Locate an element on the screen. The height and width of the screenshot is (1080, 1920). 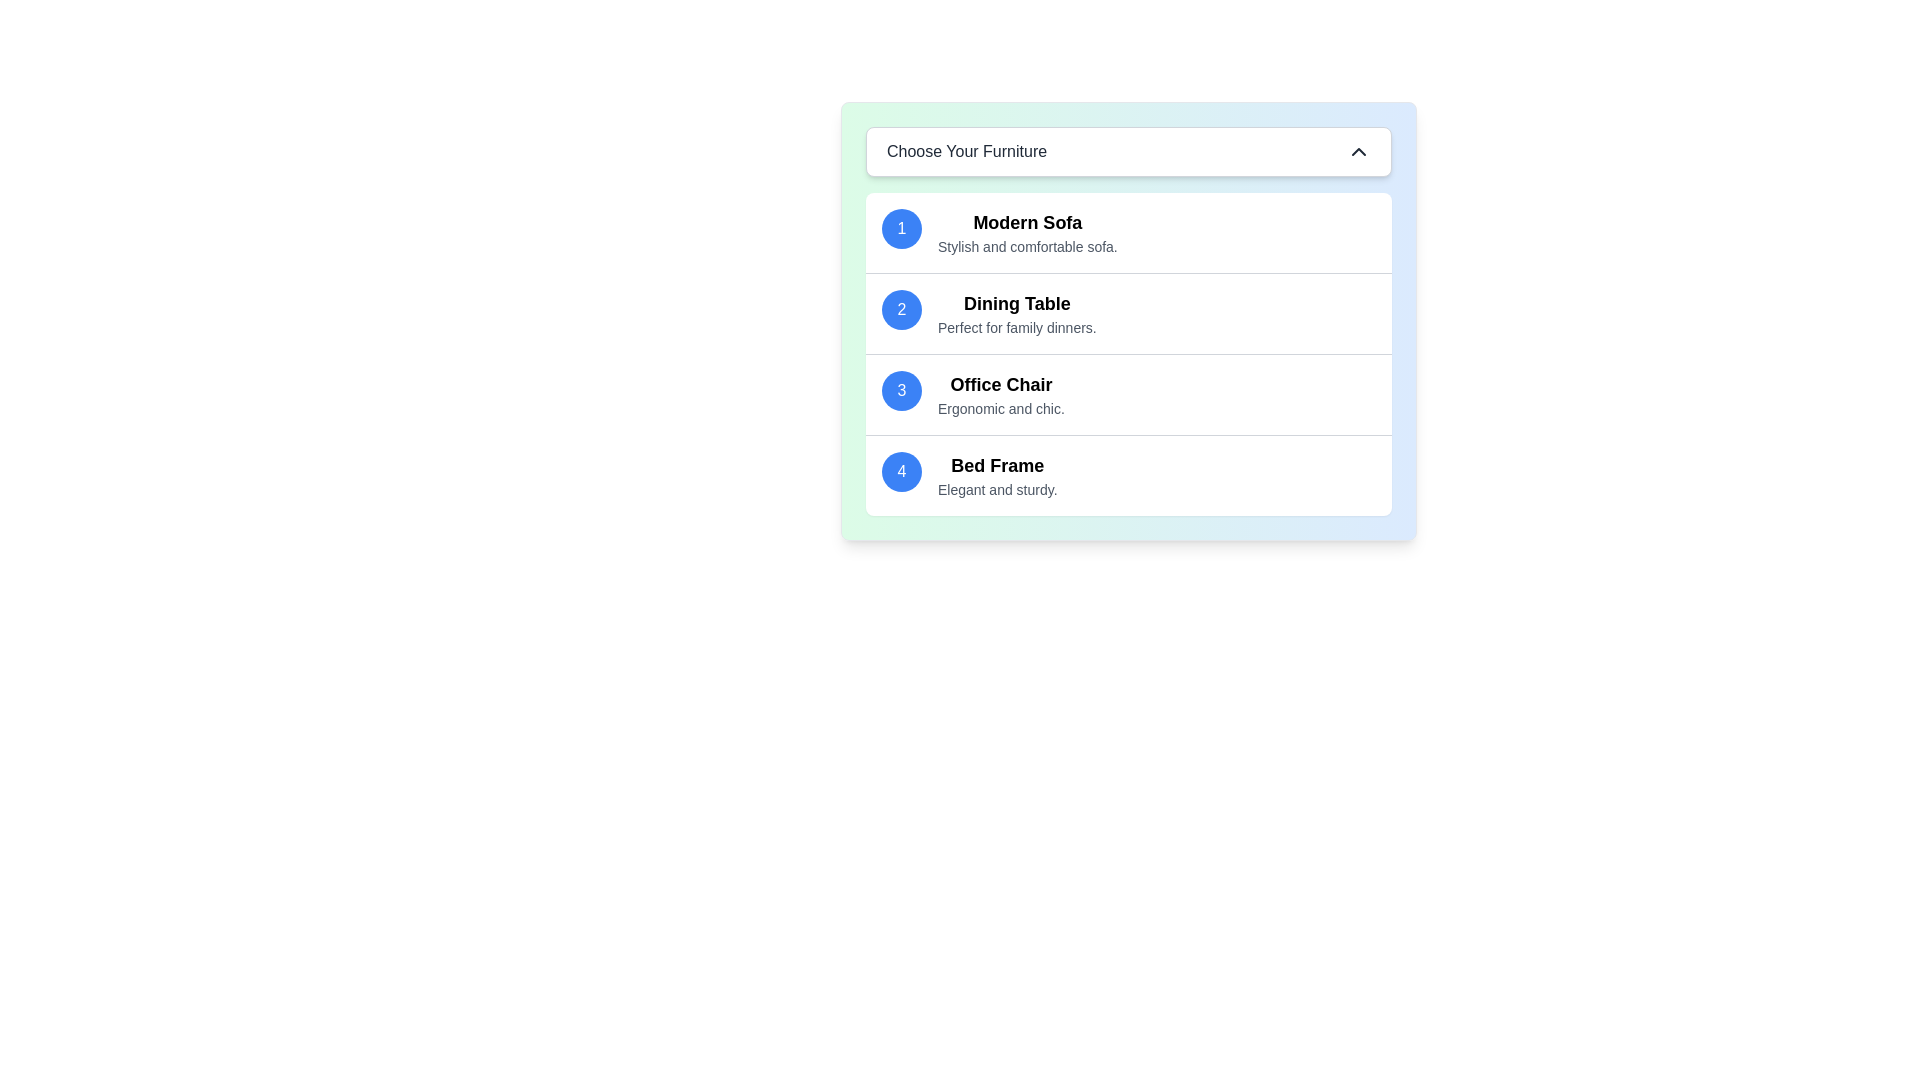
the title label for the second furniture option in the list, which is centrally aligned above the description 'Perfect for family dinners.' is located at coordinates (1017, 304).